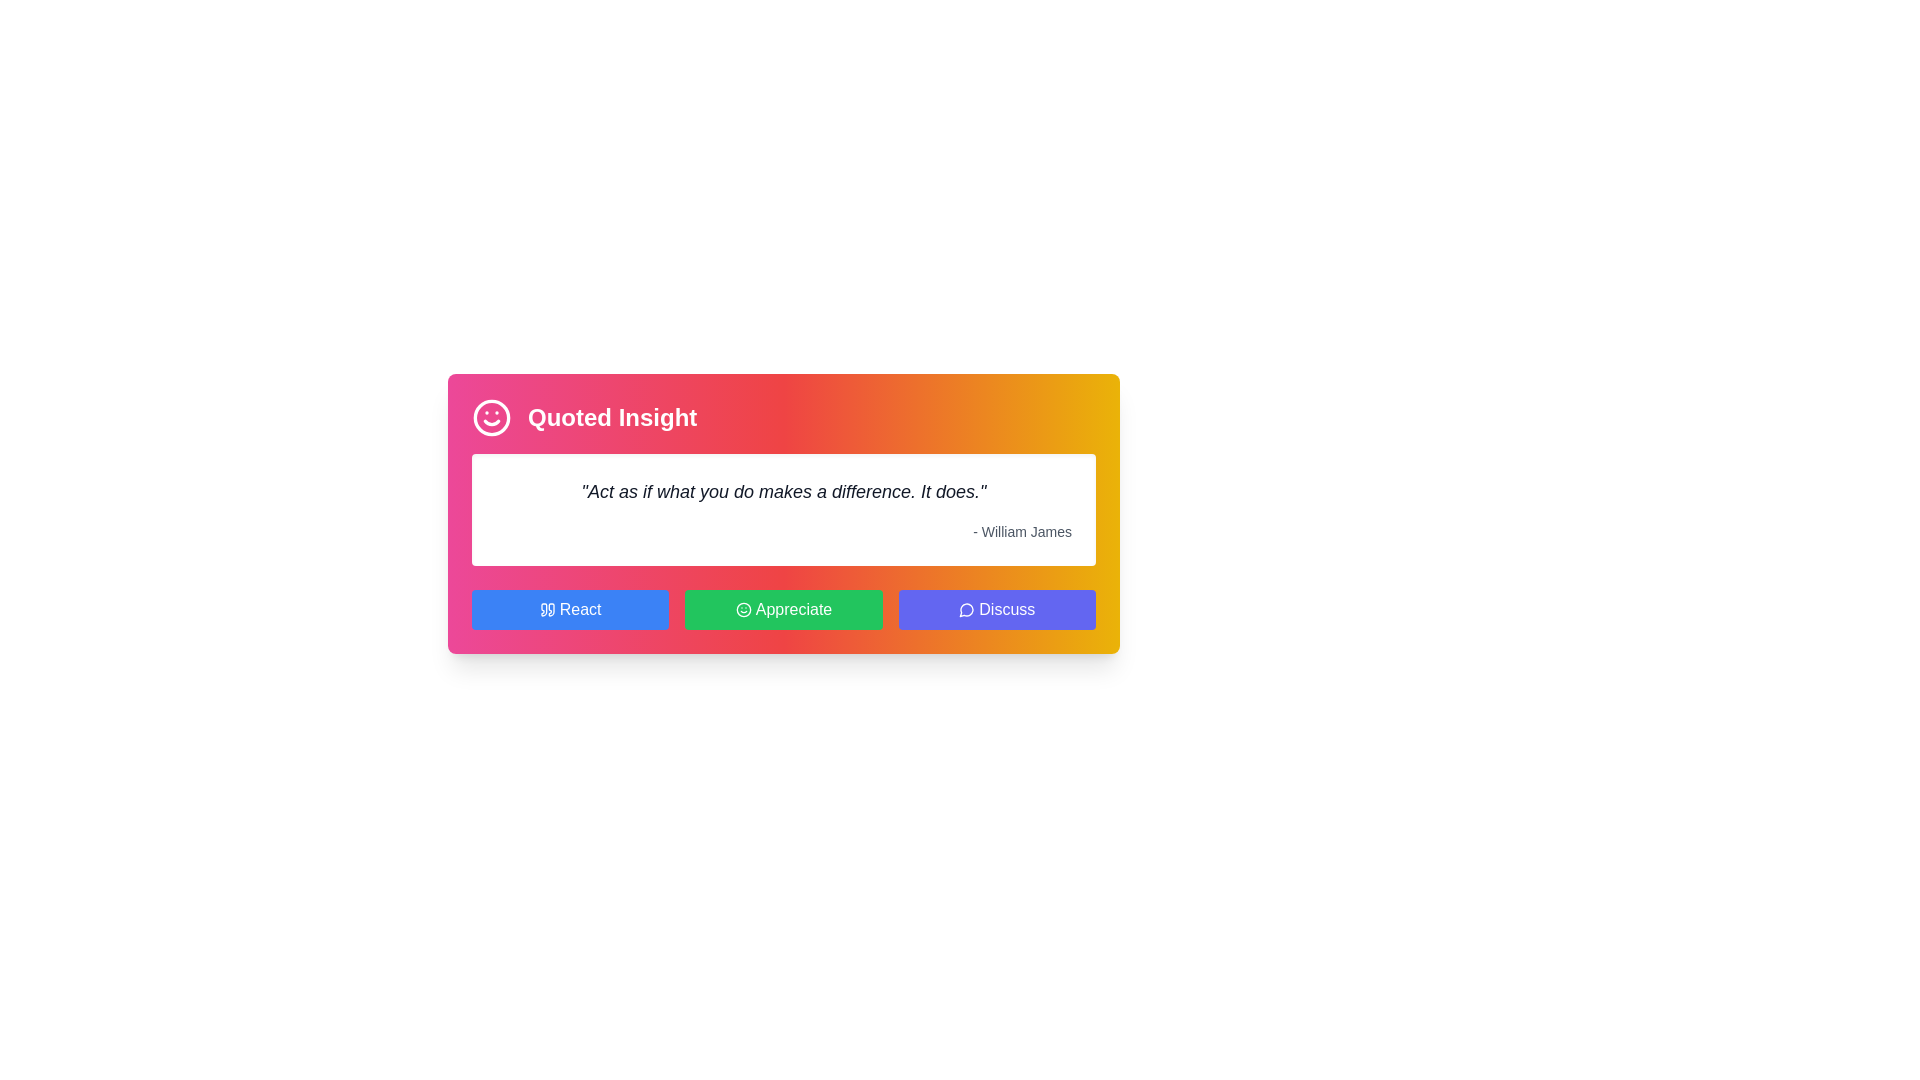 Image resolution: width=1920 pixels, height=1080 pixels. Describe the element at coordinates (782, 608) in the screenshot. I see `the 'Appreciate' button, which is a rectangular button with a green background and white text, located in the middle of three buttons below a motivational quote box` at that location.